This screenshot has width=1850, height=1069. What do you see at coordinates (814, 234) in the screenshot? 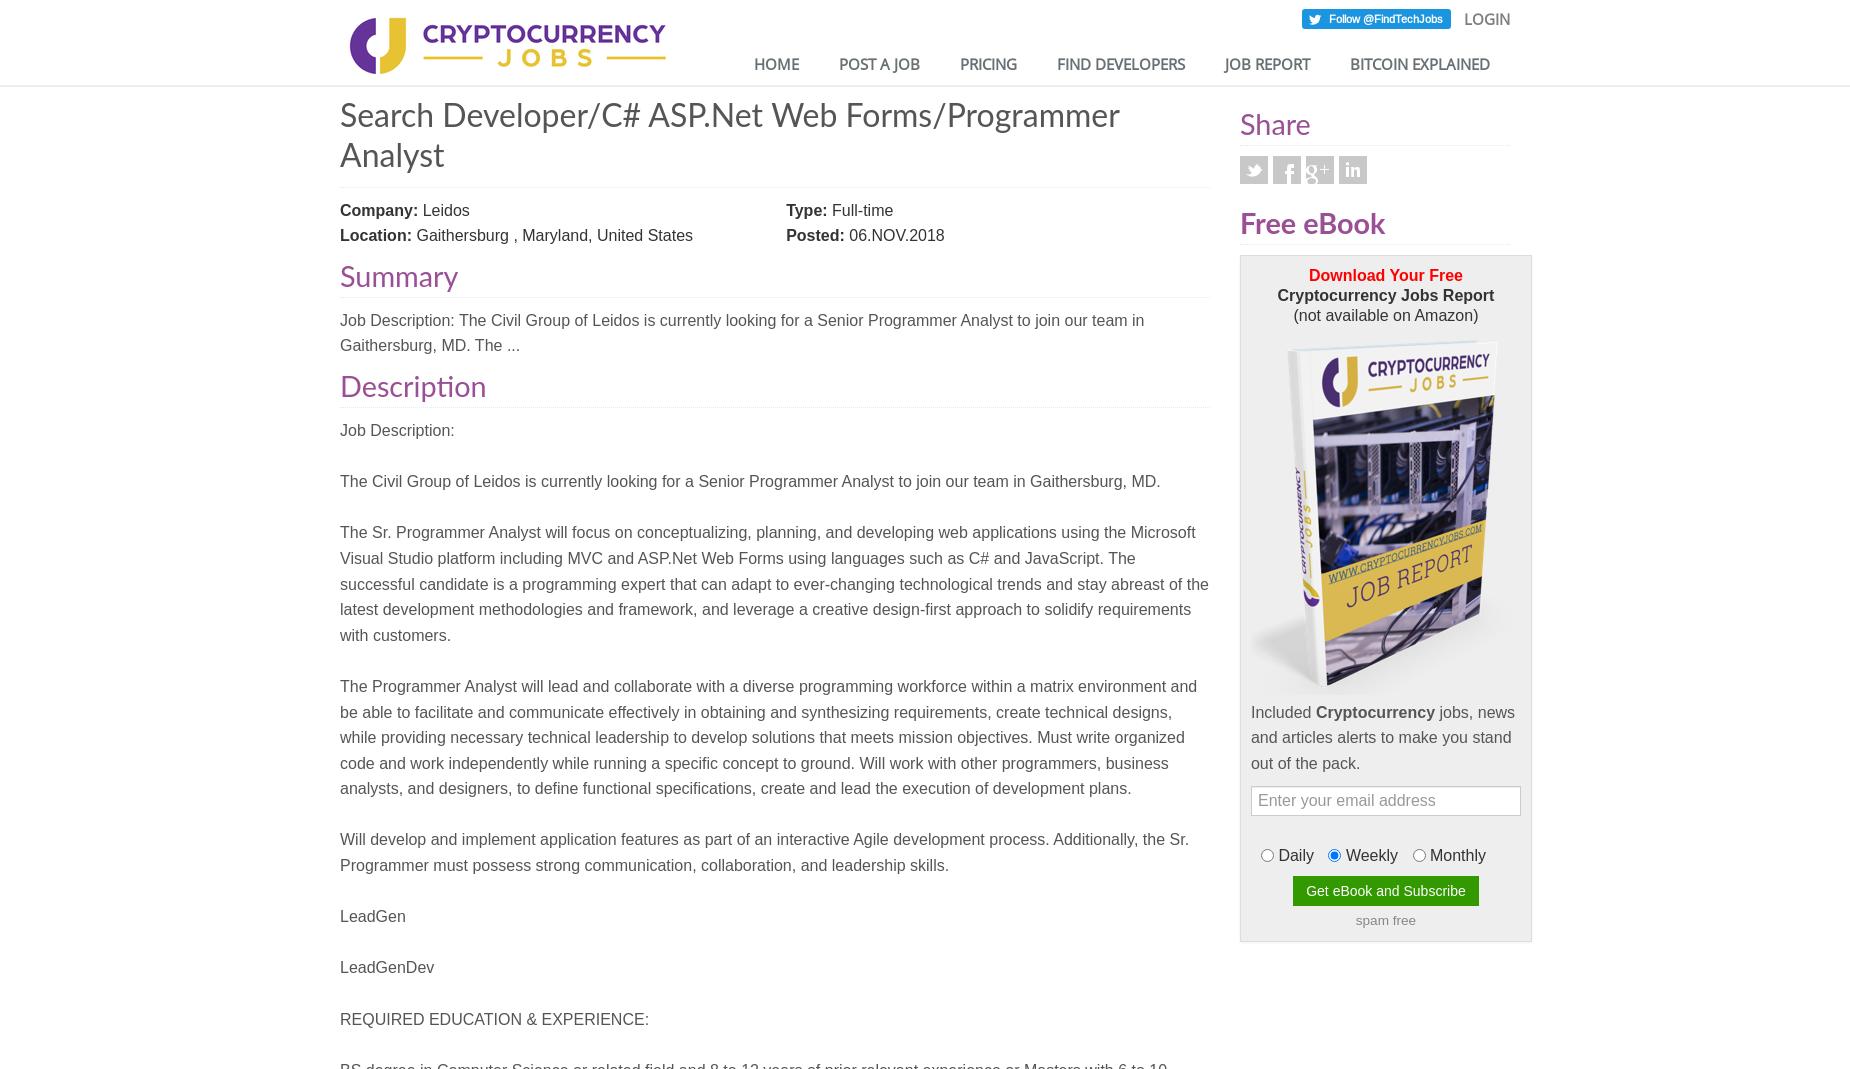
I see `'Posted:'` at bounding box center [814, 234].